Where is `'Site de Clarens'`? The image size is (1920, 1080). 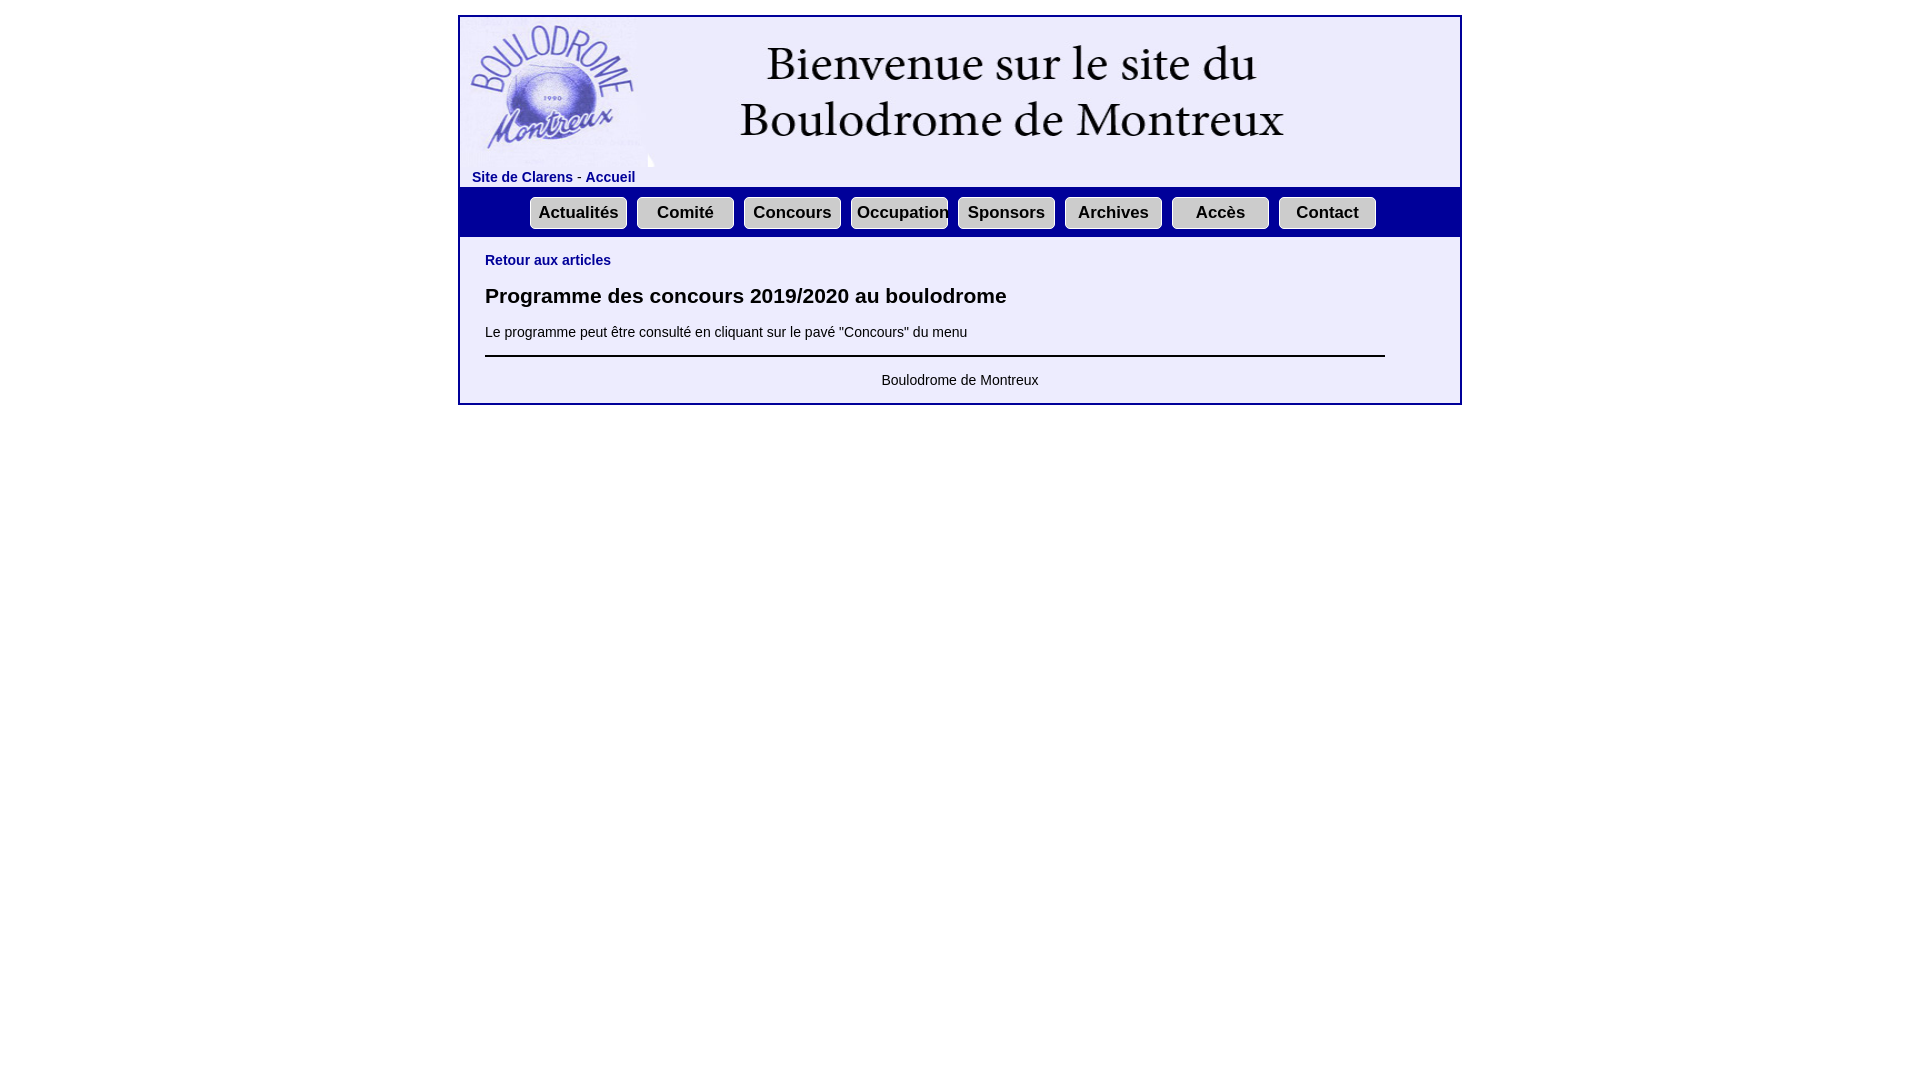
'Site de Clarens' is located at coordinates (522, 176).